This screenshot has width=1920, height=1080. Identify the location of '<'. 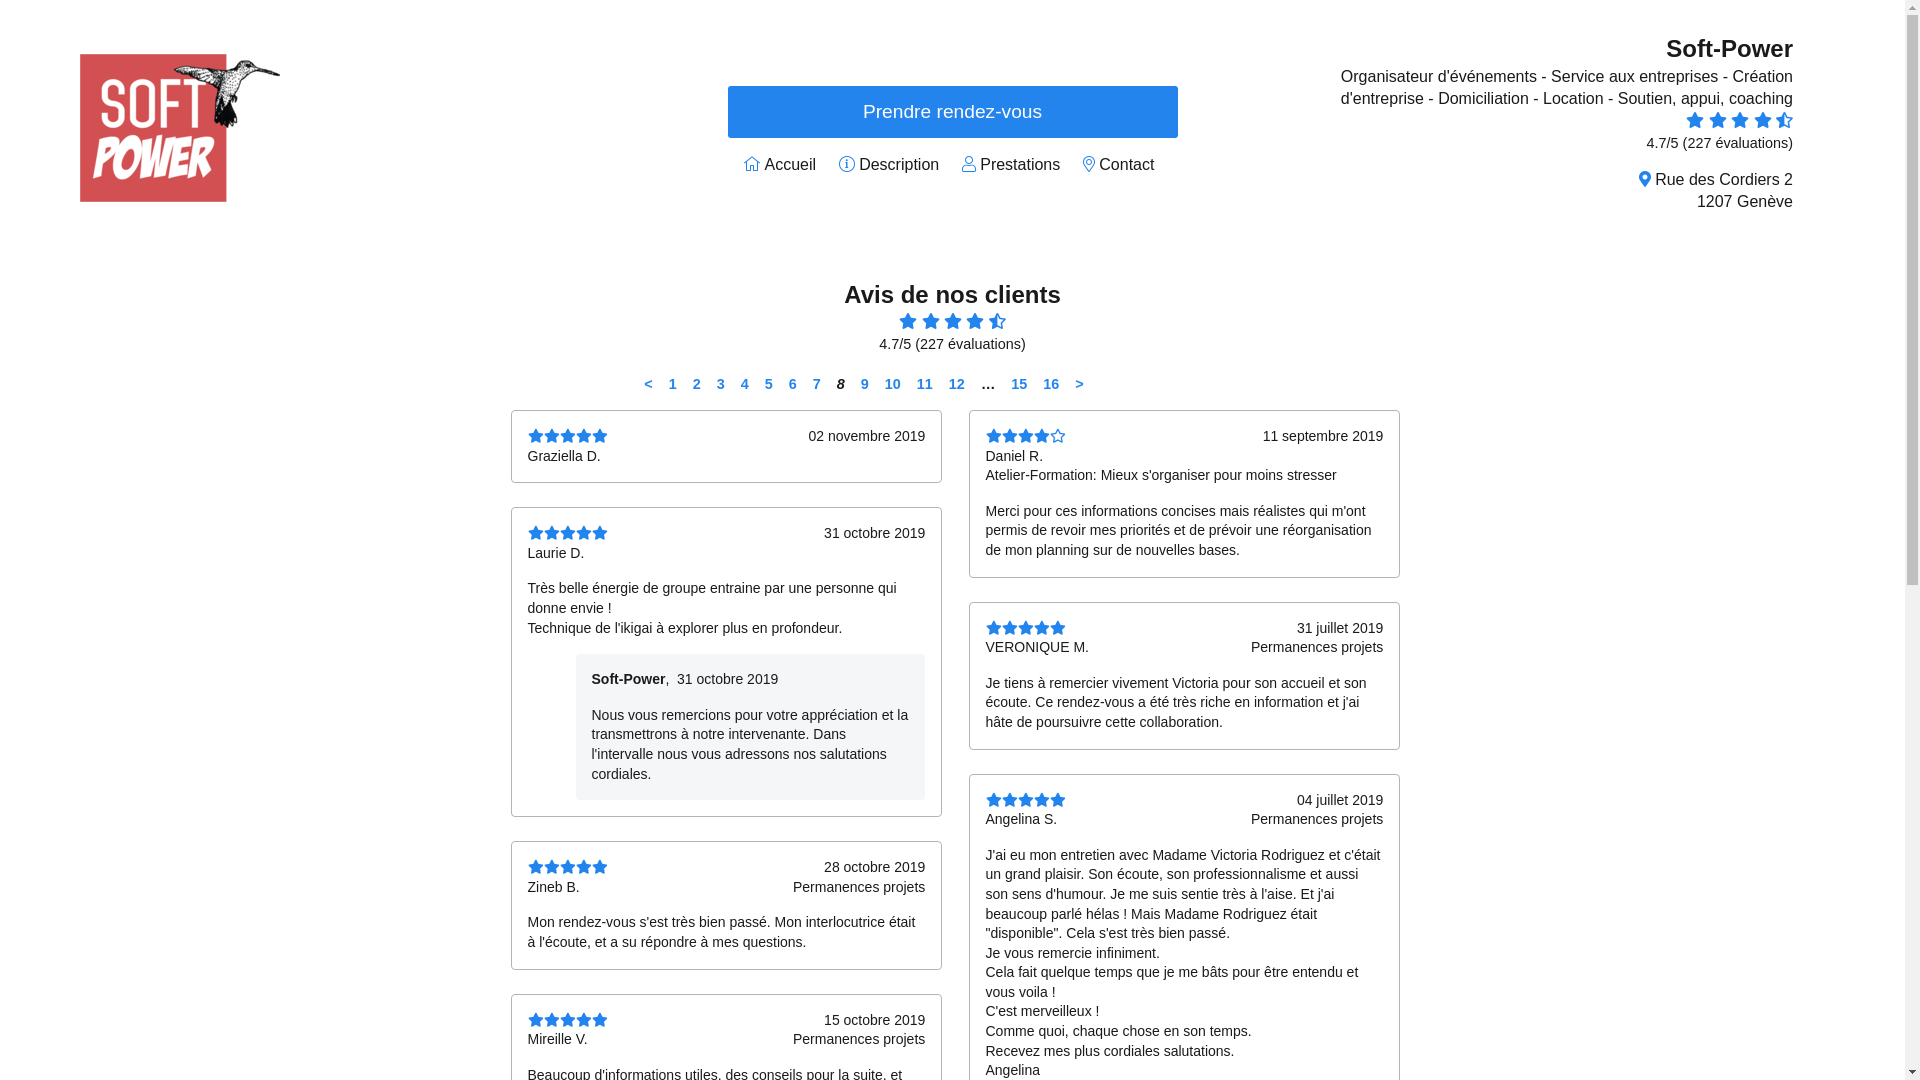
(648, 384).